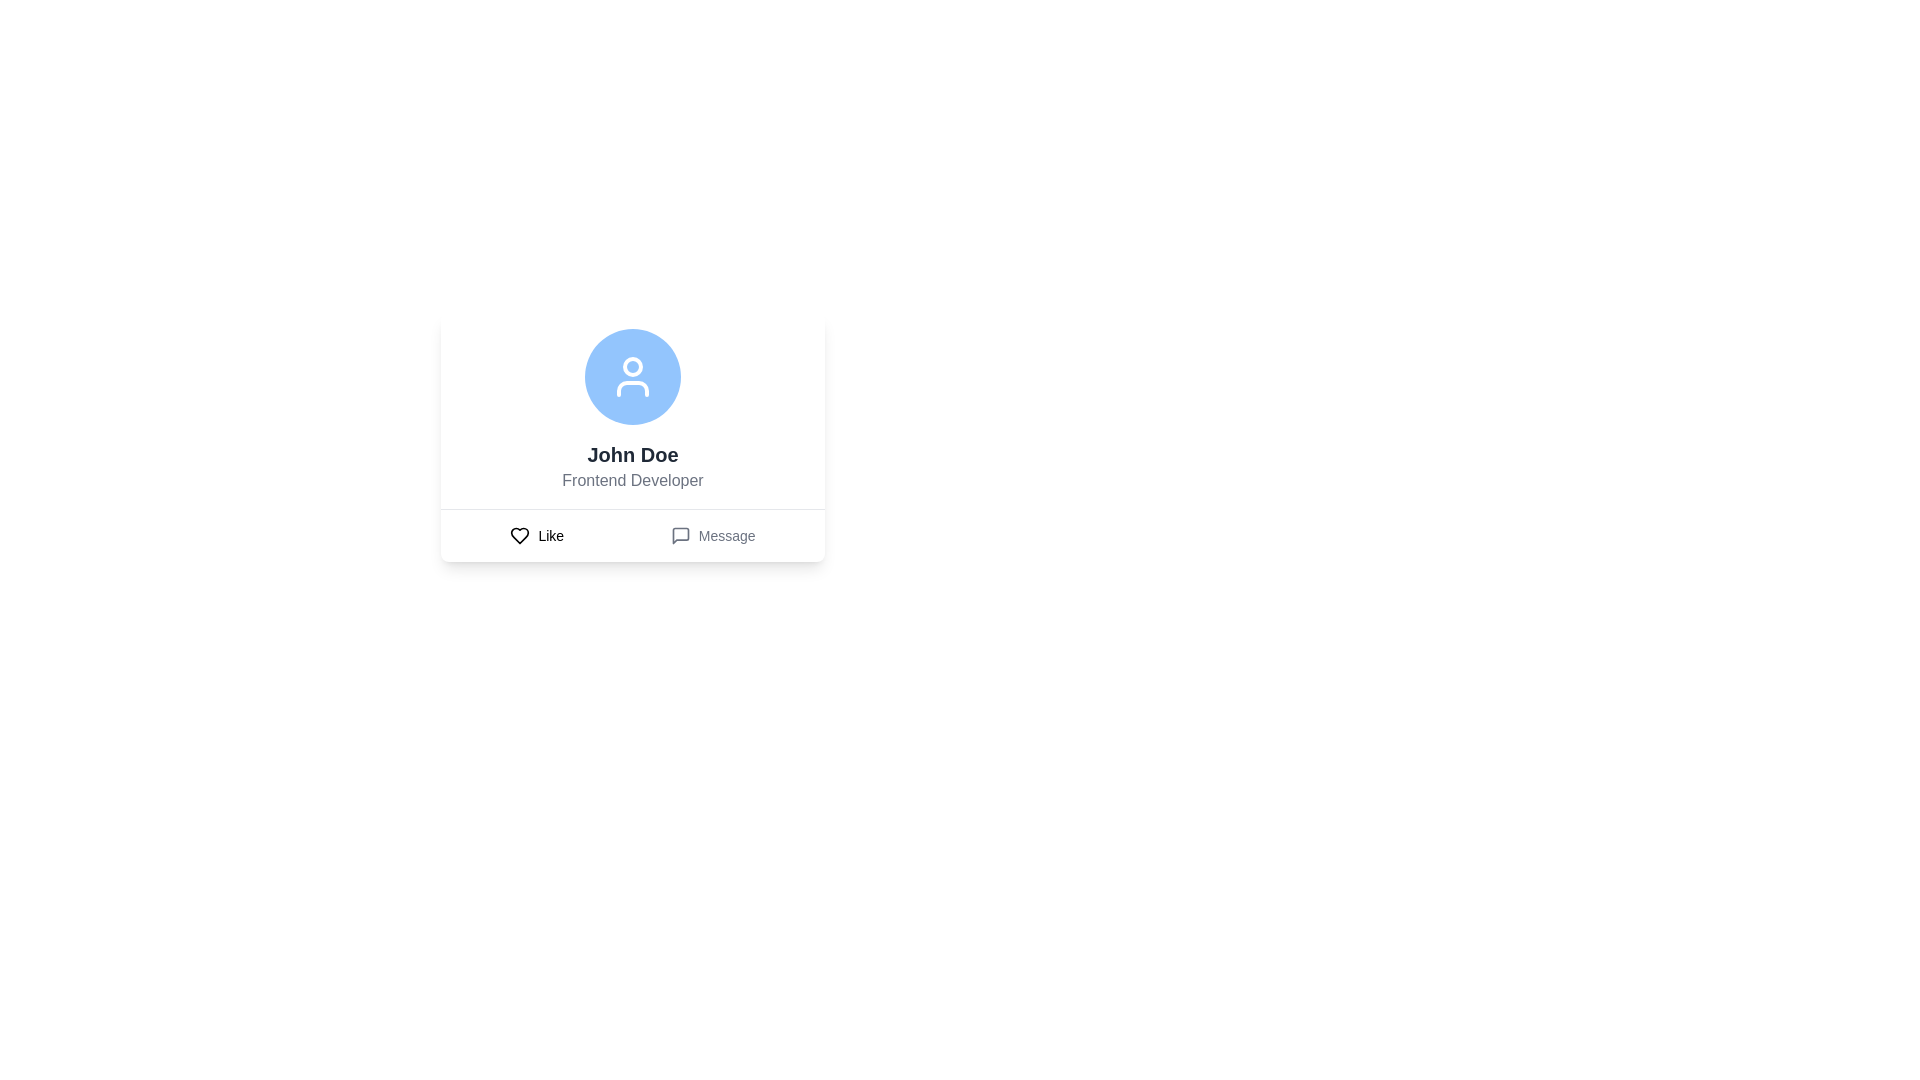  I want to click on the upper circle of the user icon graphic, which represents user identity, located at the top center of the card layout, so click(632, 366).